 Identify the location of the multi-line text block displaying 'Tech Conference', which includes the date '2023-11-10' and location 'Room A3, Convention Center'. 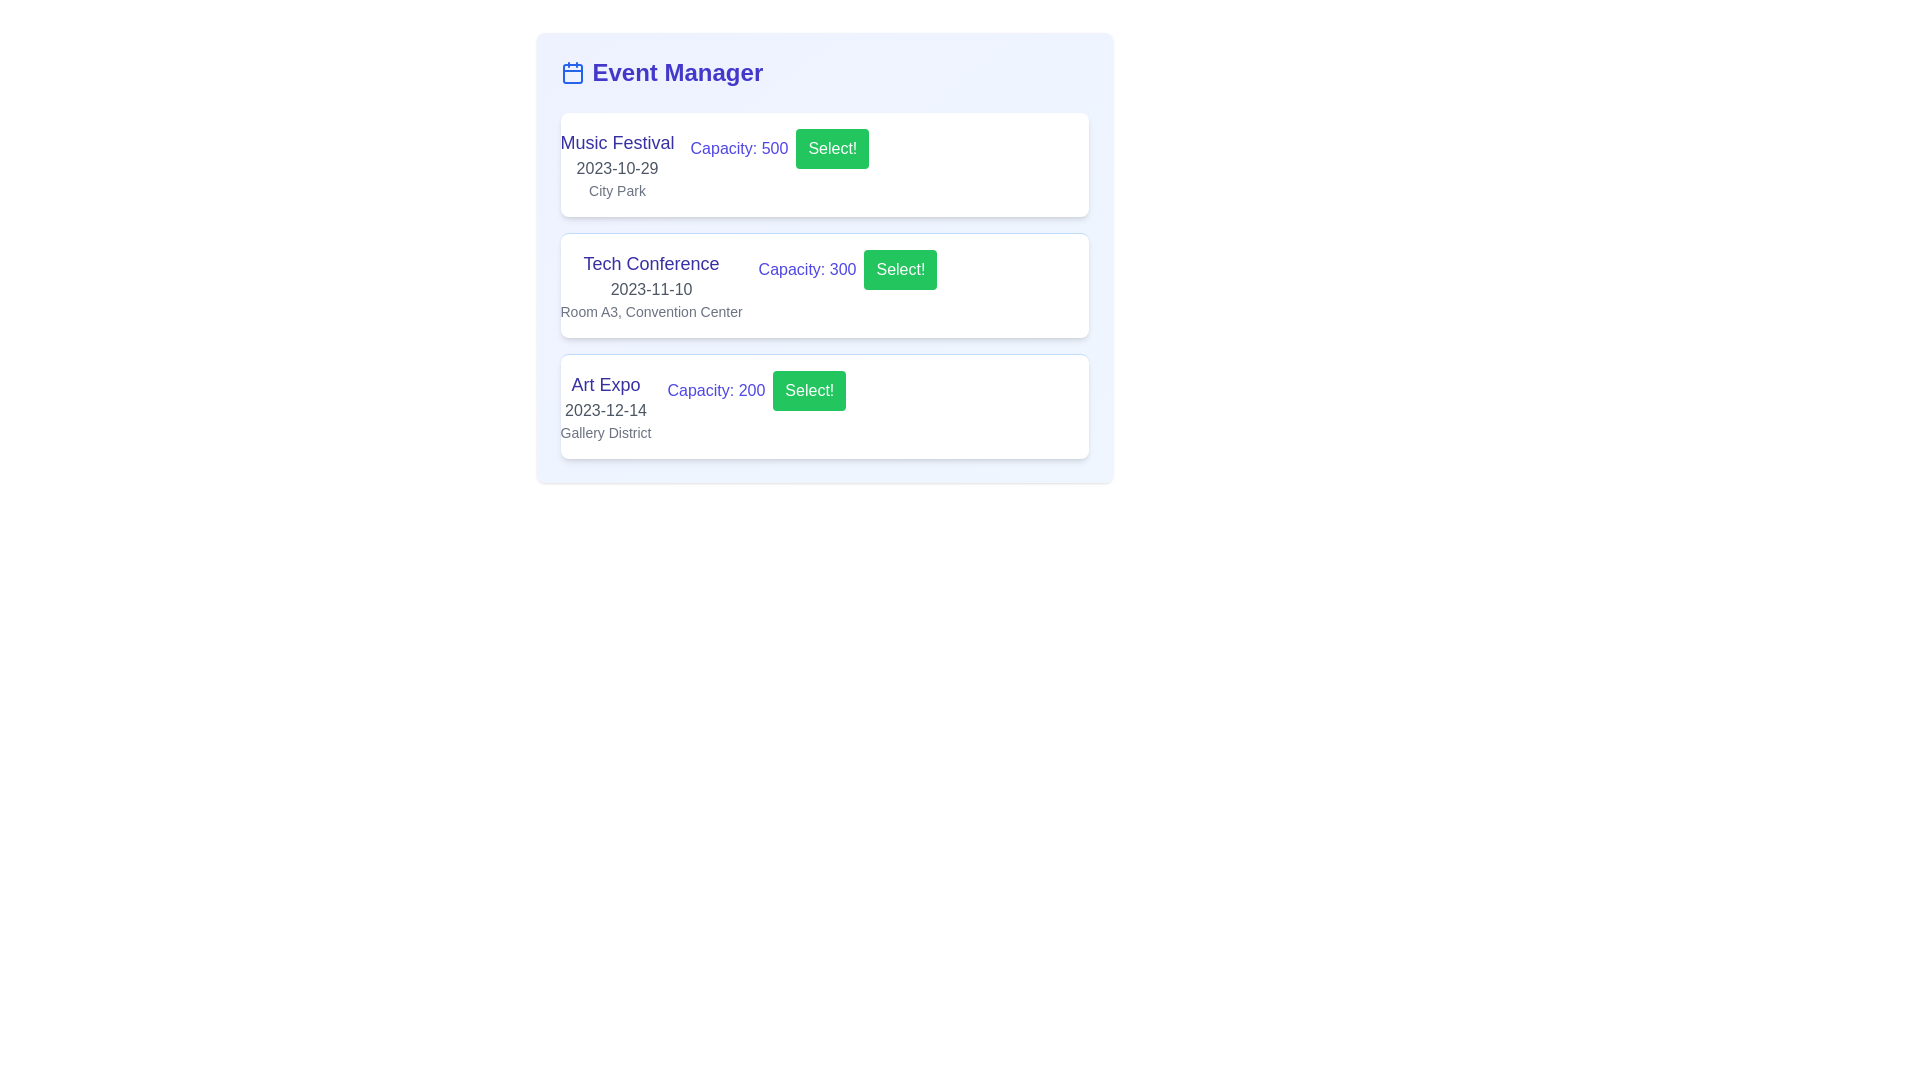
(651, 285).